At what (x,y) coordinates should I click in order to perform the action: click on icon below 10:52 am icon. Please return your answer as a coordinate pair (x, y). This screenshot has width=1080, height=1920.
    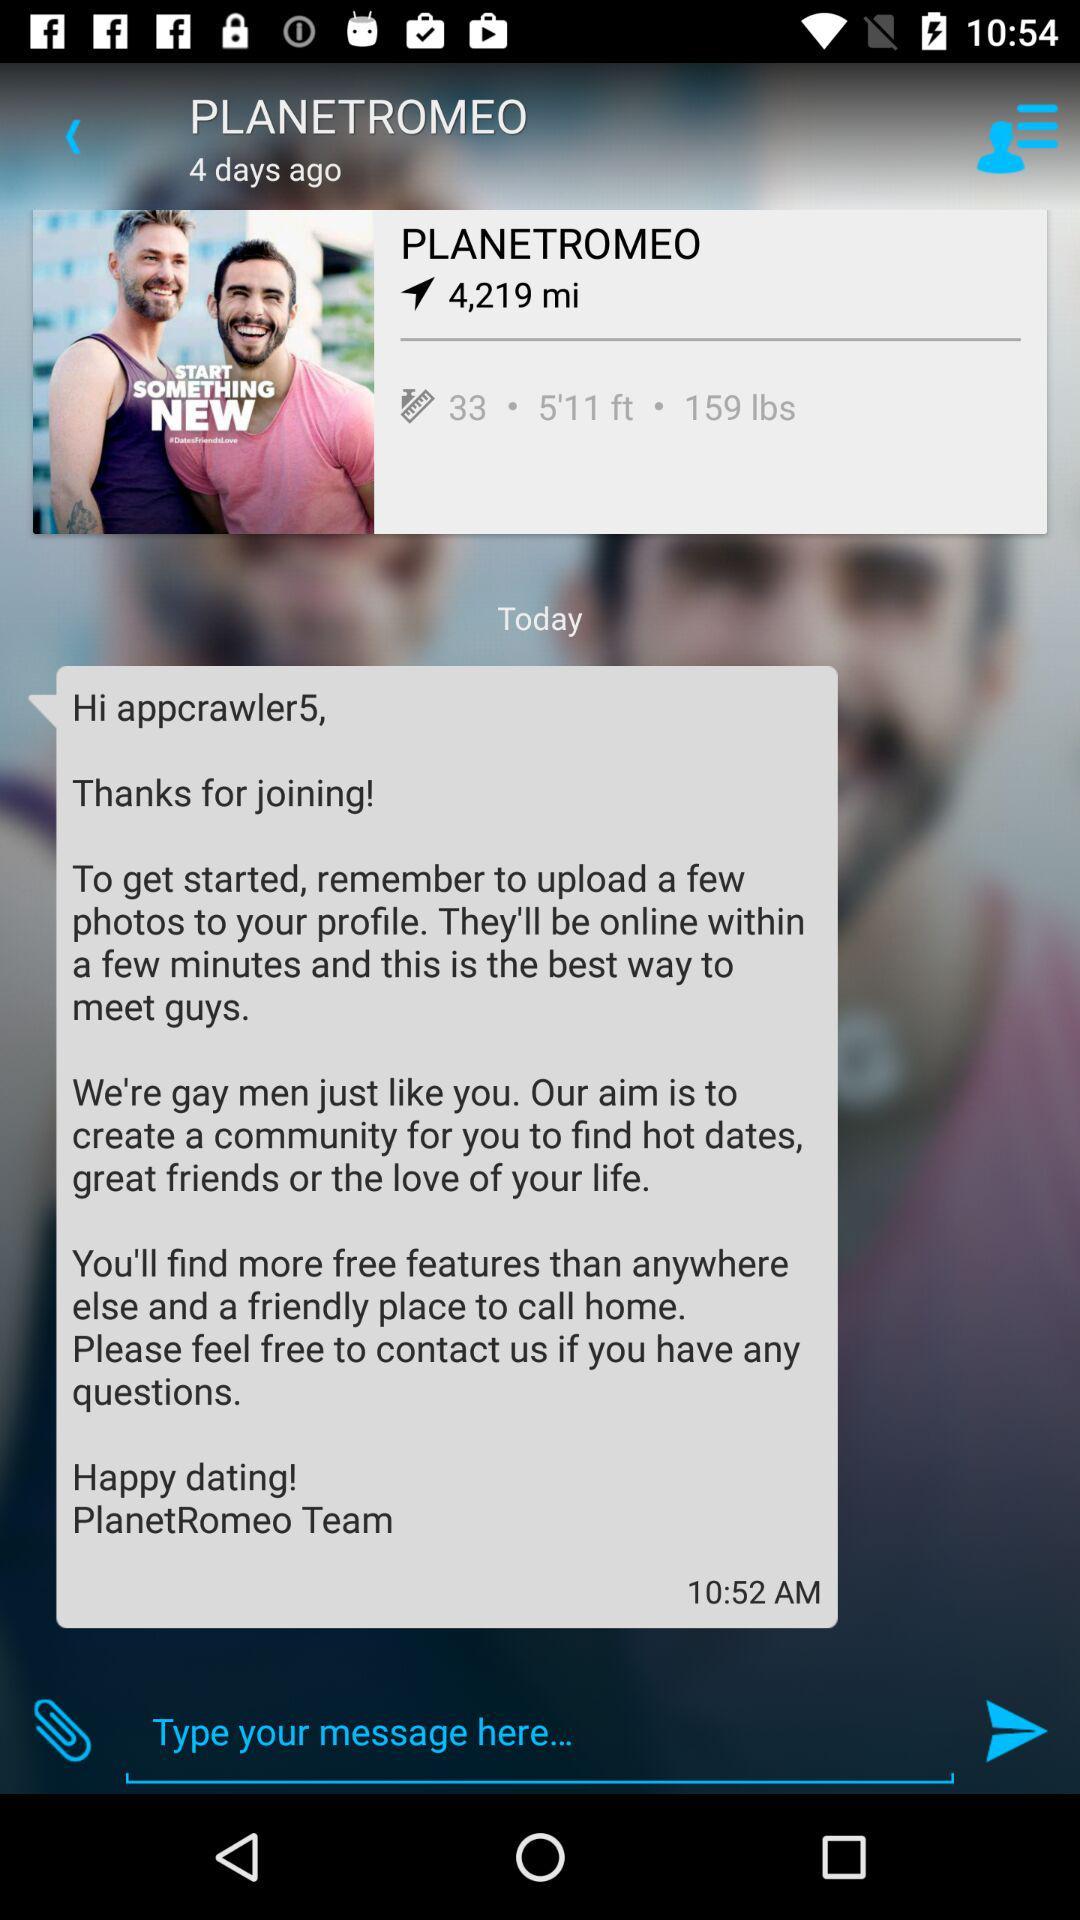
    Looking at the image, I should click on (540, 1730).